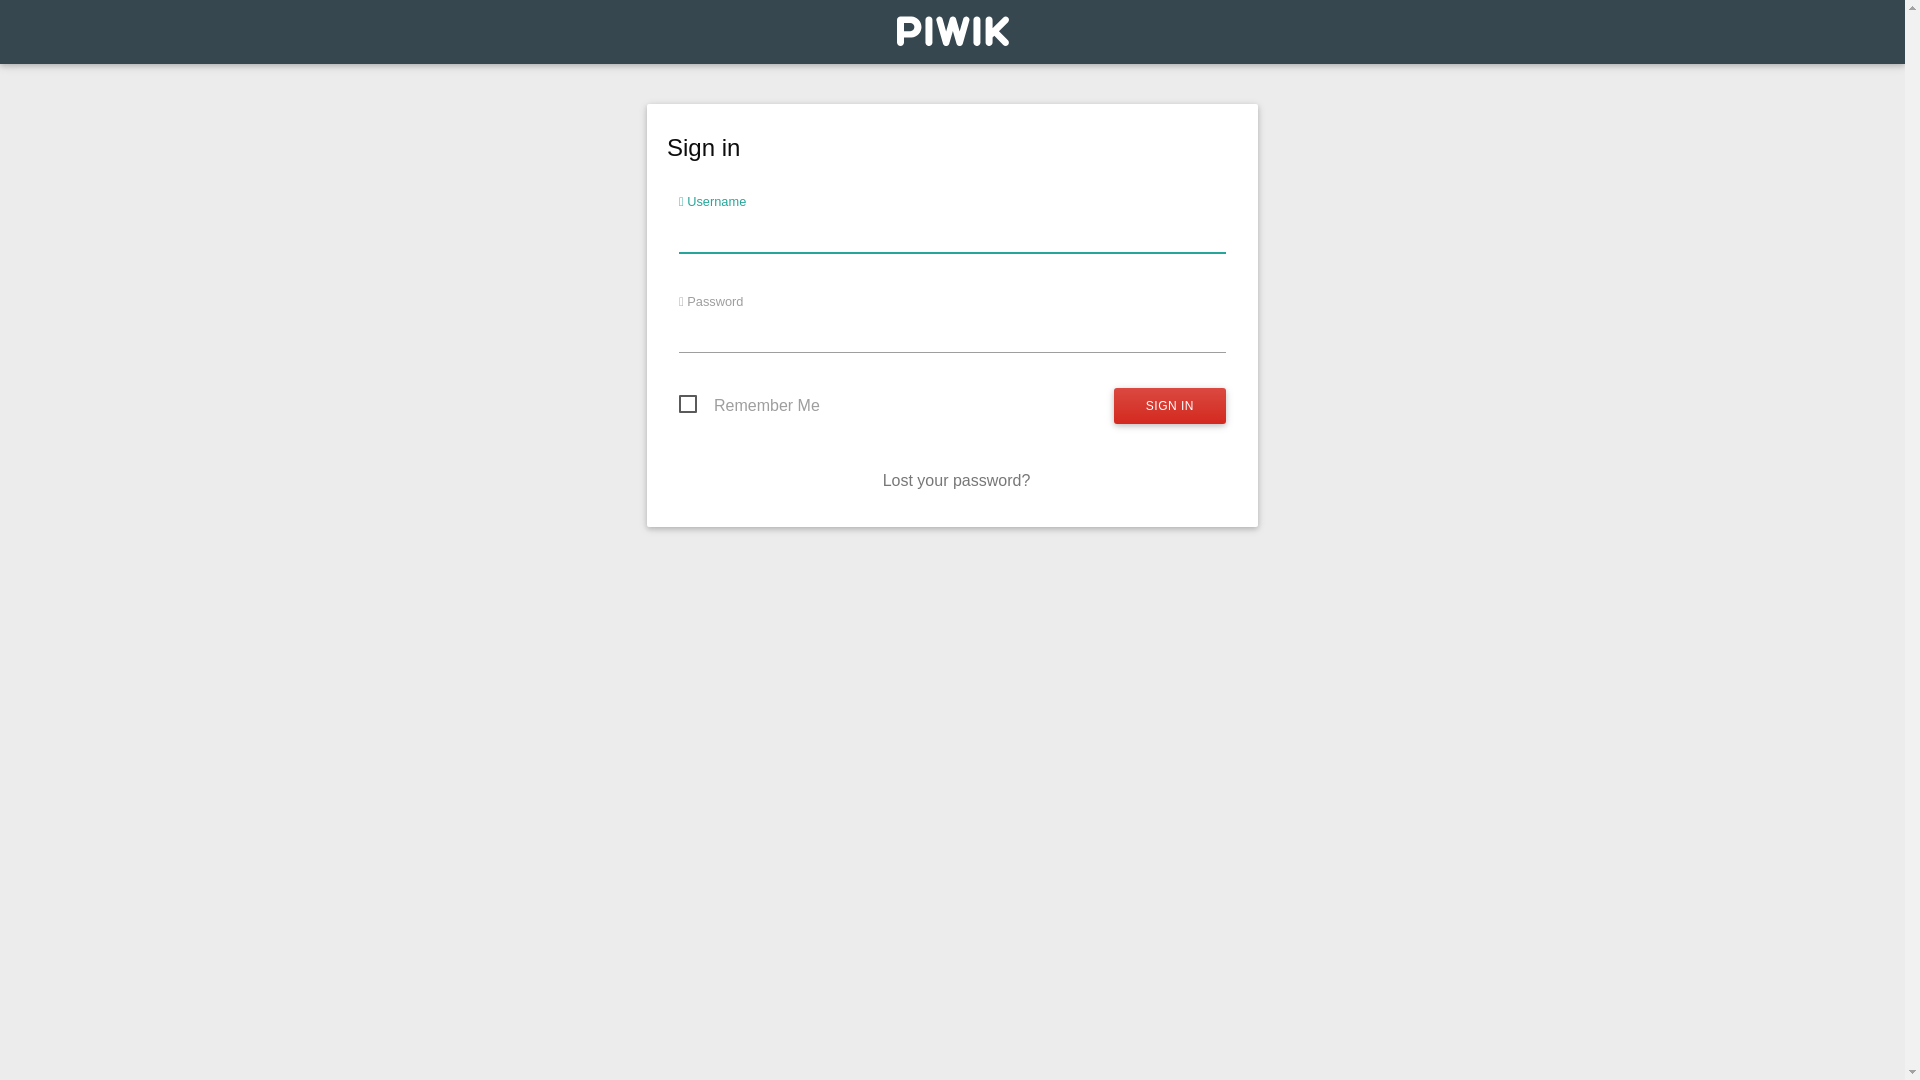  What do you see at coordinates (950, 36) in the screenshot?
I see `'Web analytics'` at bounding box center [950, 36].